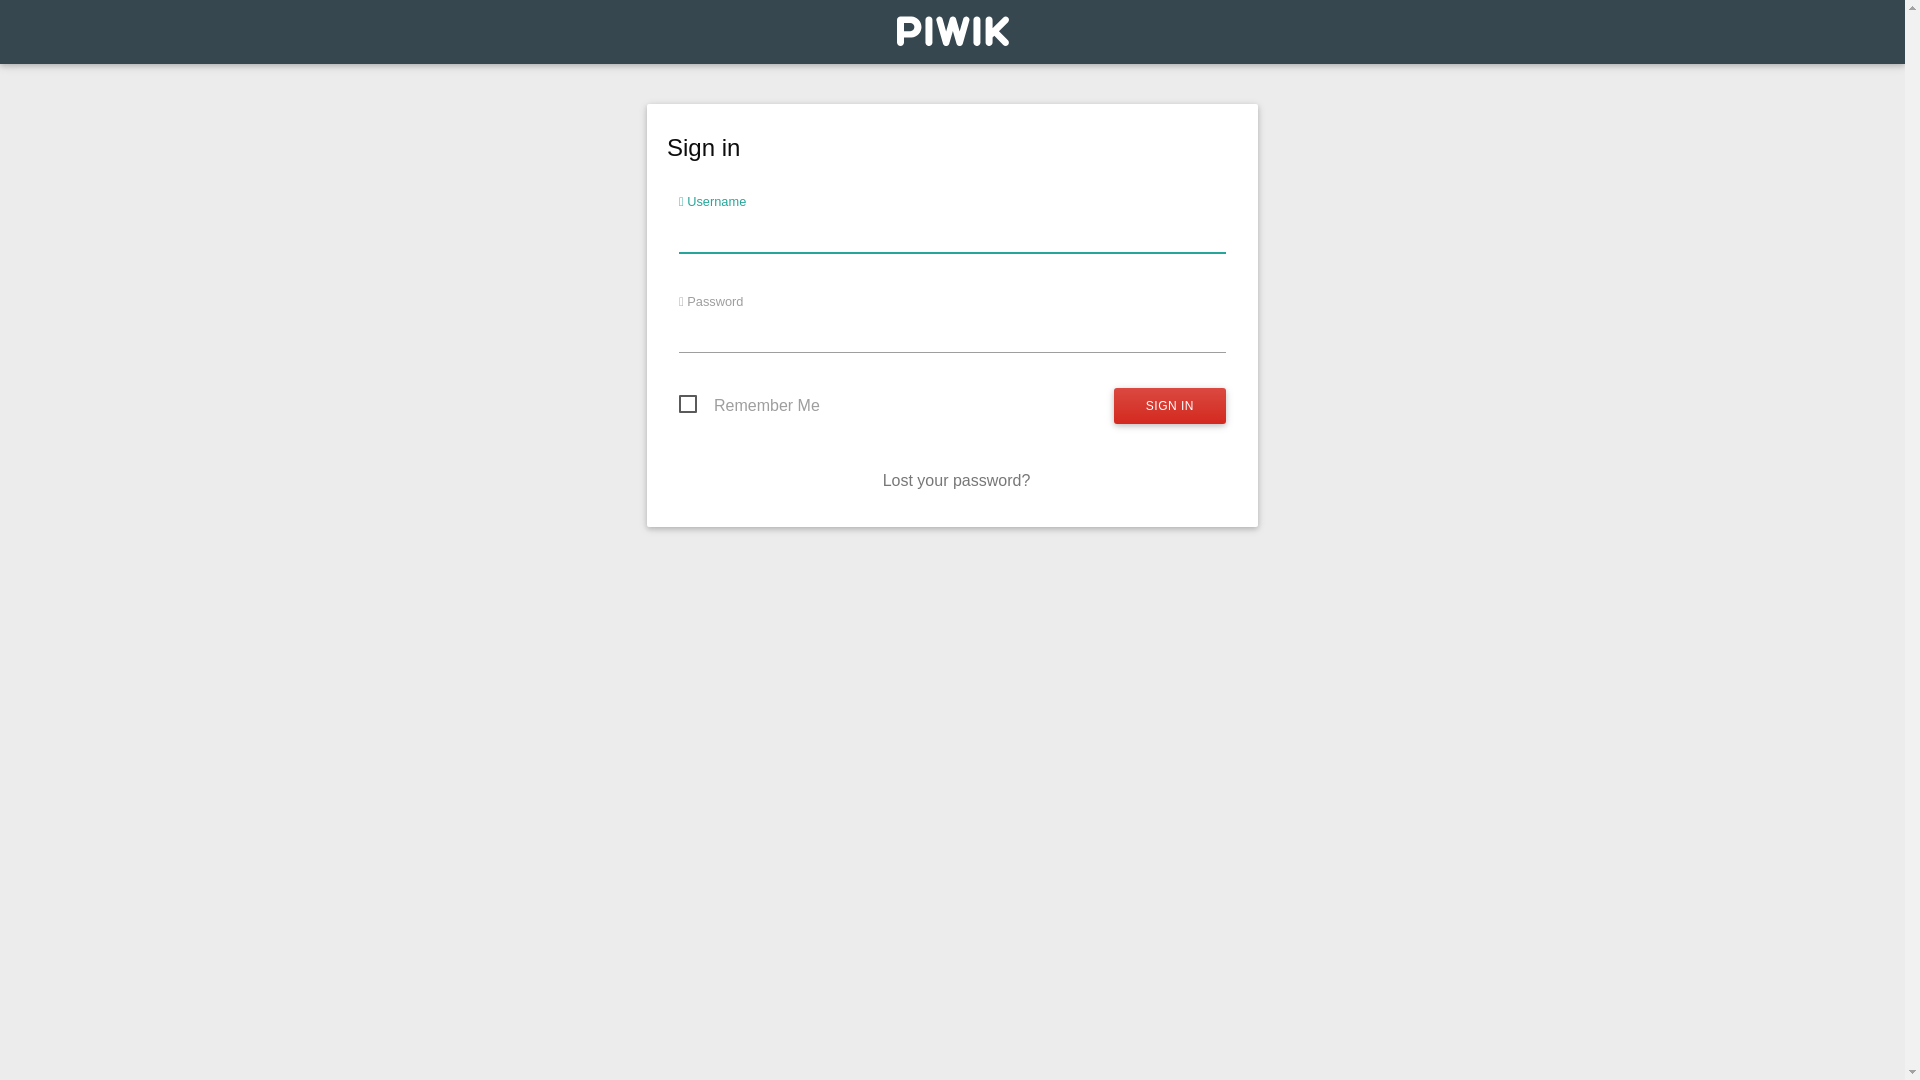  What do you see at coordinates (950, 36) in the screenshot?
I see `'Web analytics'` at bounding box center [950, 36].